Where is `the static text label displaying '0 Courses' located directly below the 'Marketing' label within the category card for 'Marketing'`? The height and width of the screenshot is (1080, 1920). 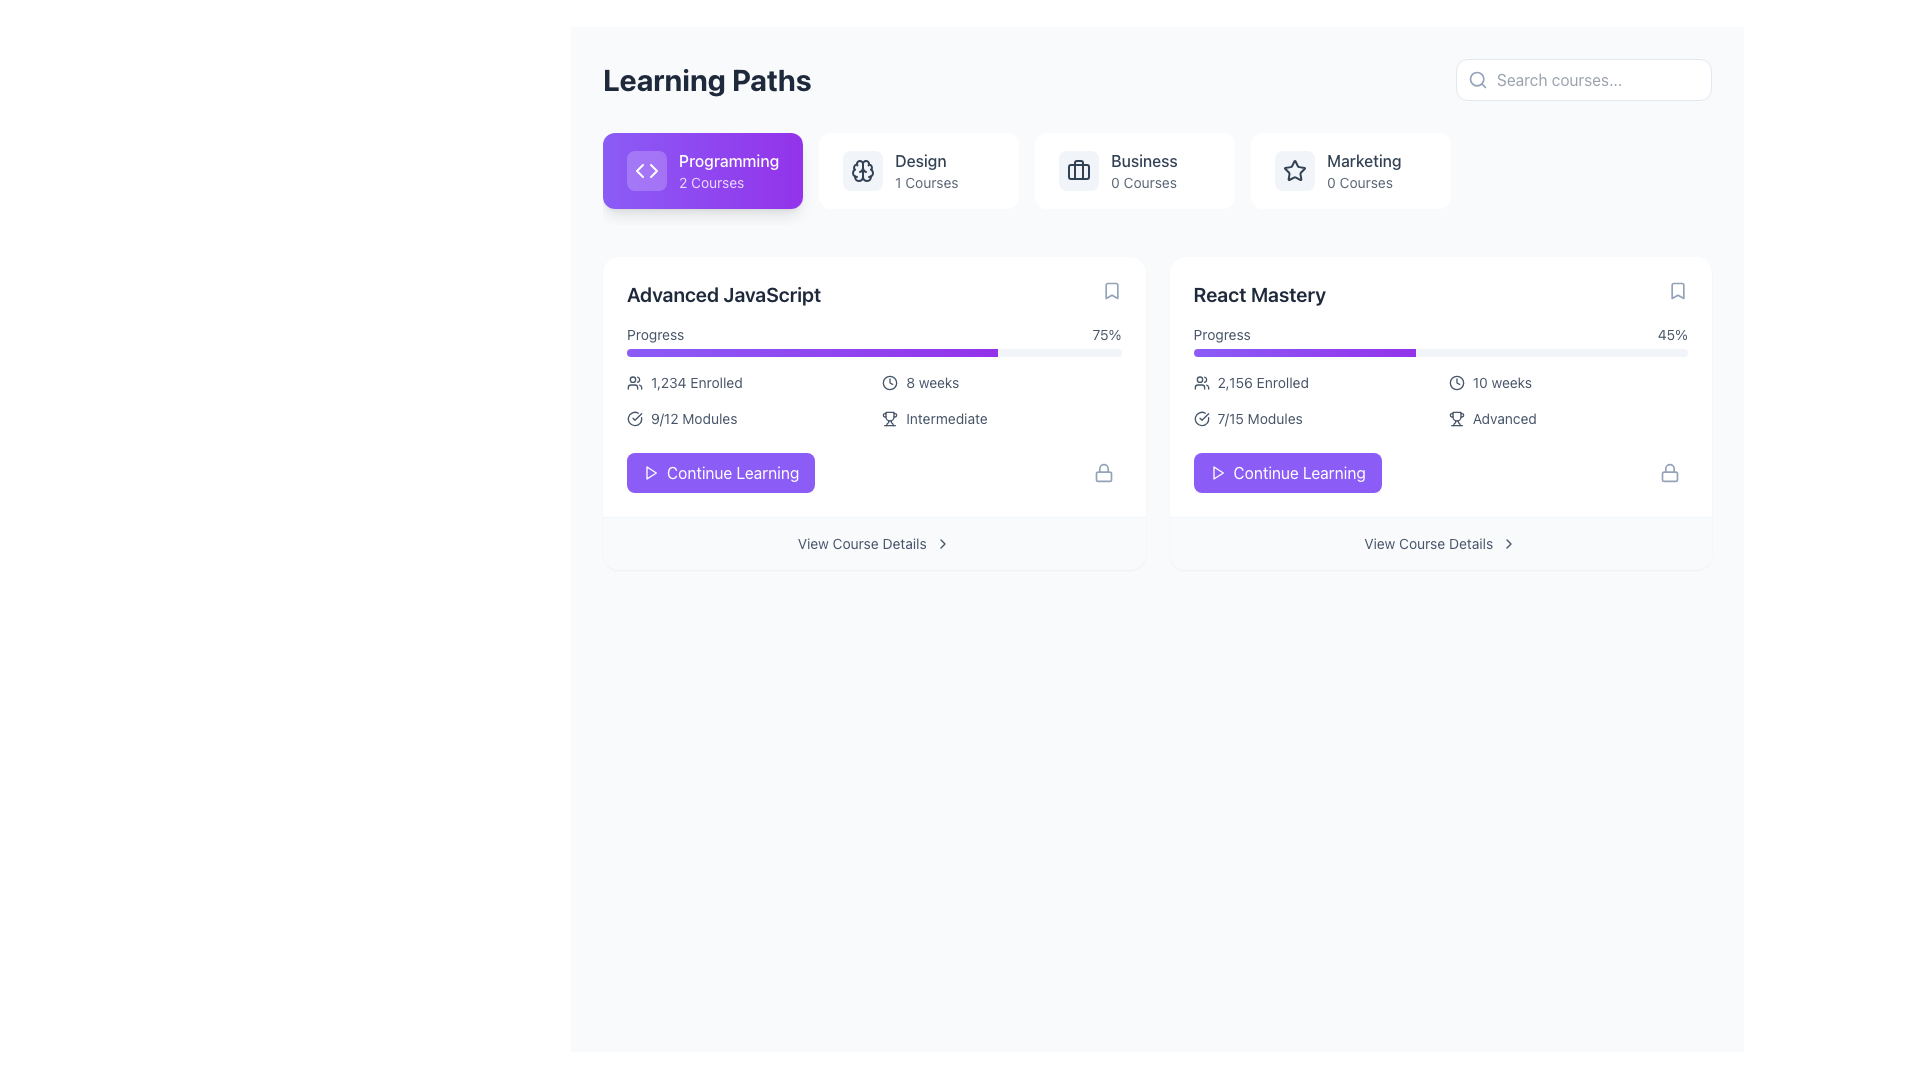 the static text label displaying '0 Courses' located directly below the 'Marketing' label within the category card for 'Marketing' is located at coordinates (1363, 182).